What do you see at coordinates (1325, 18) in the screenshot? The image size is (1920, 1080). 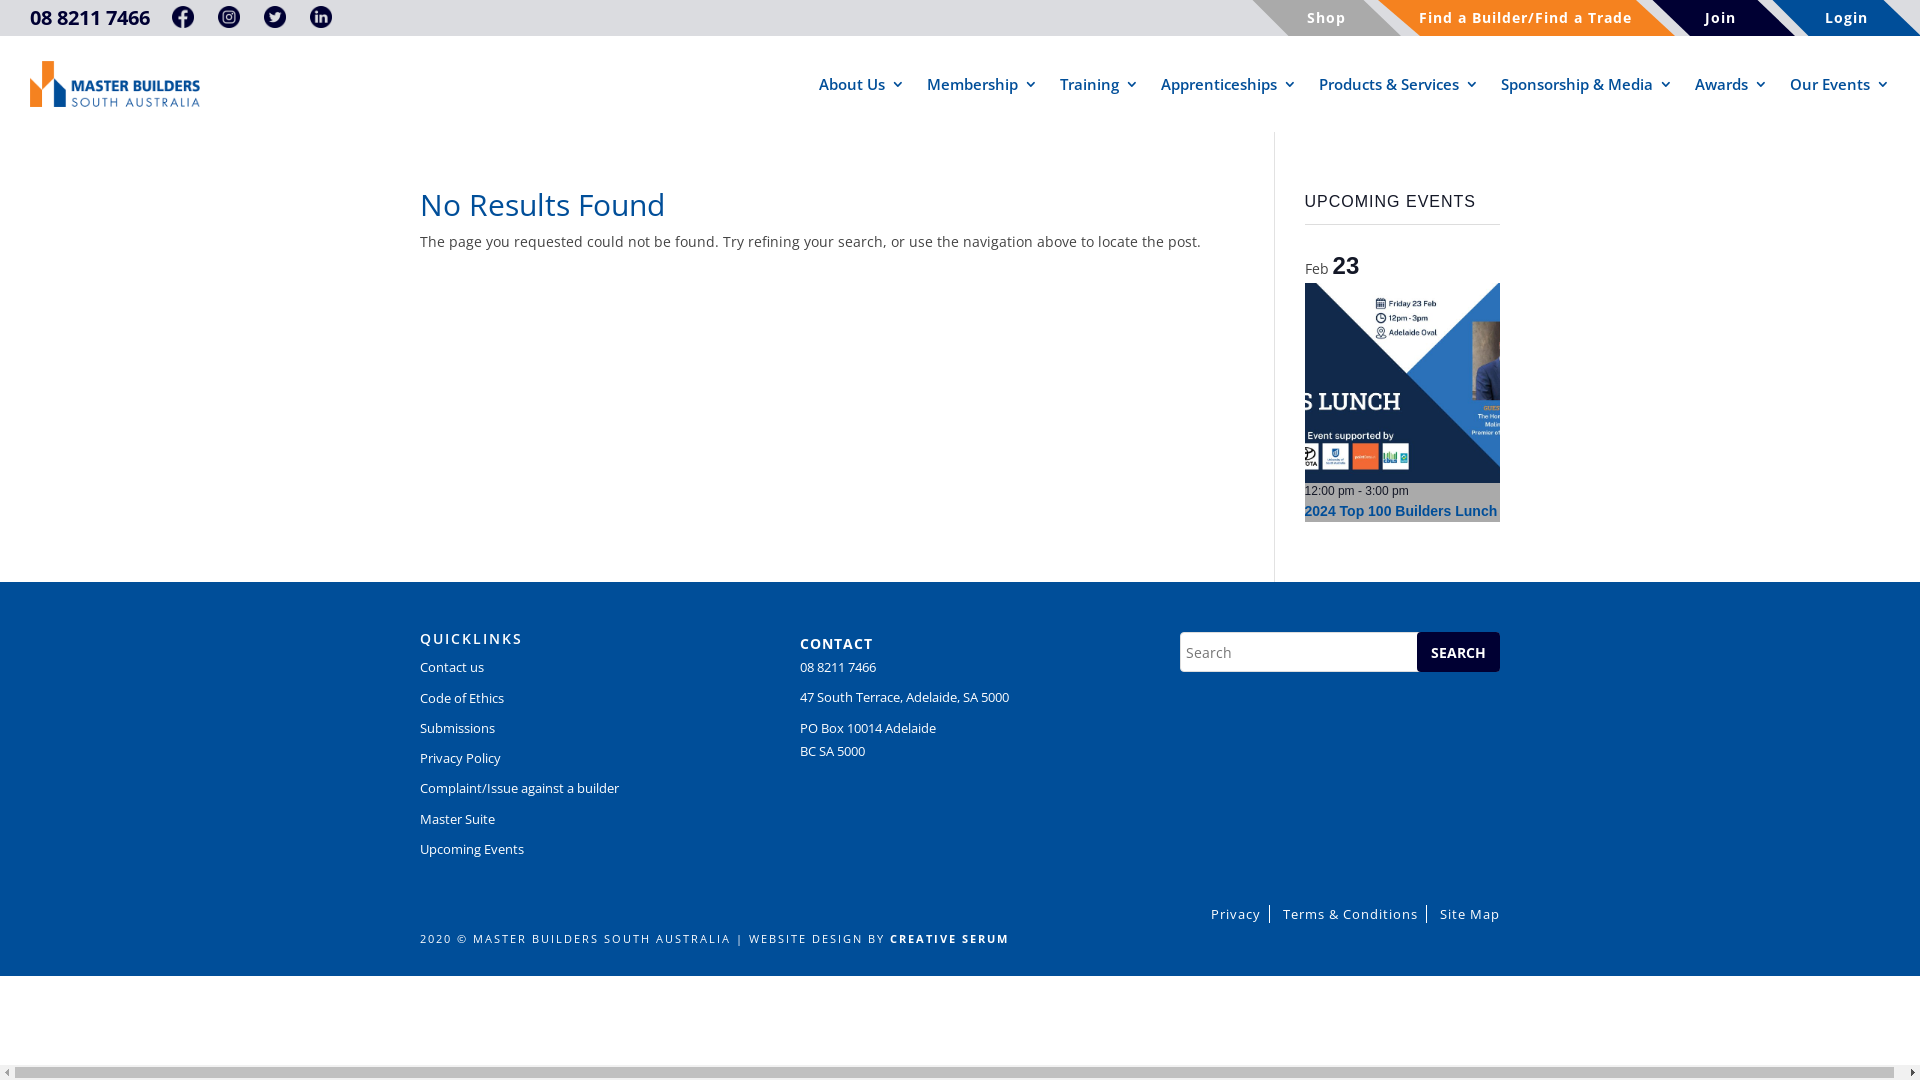 I see `'Shop'` at bounding box center [1325, 18].